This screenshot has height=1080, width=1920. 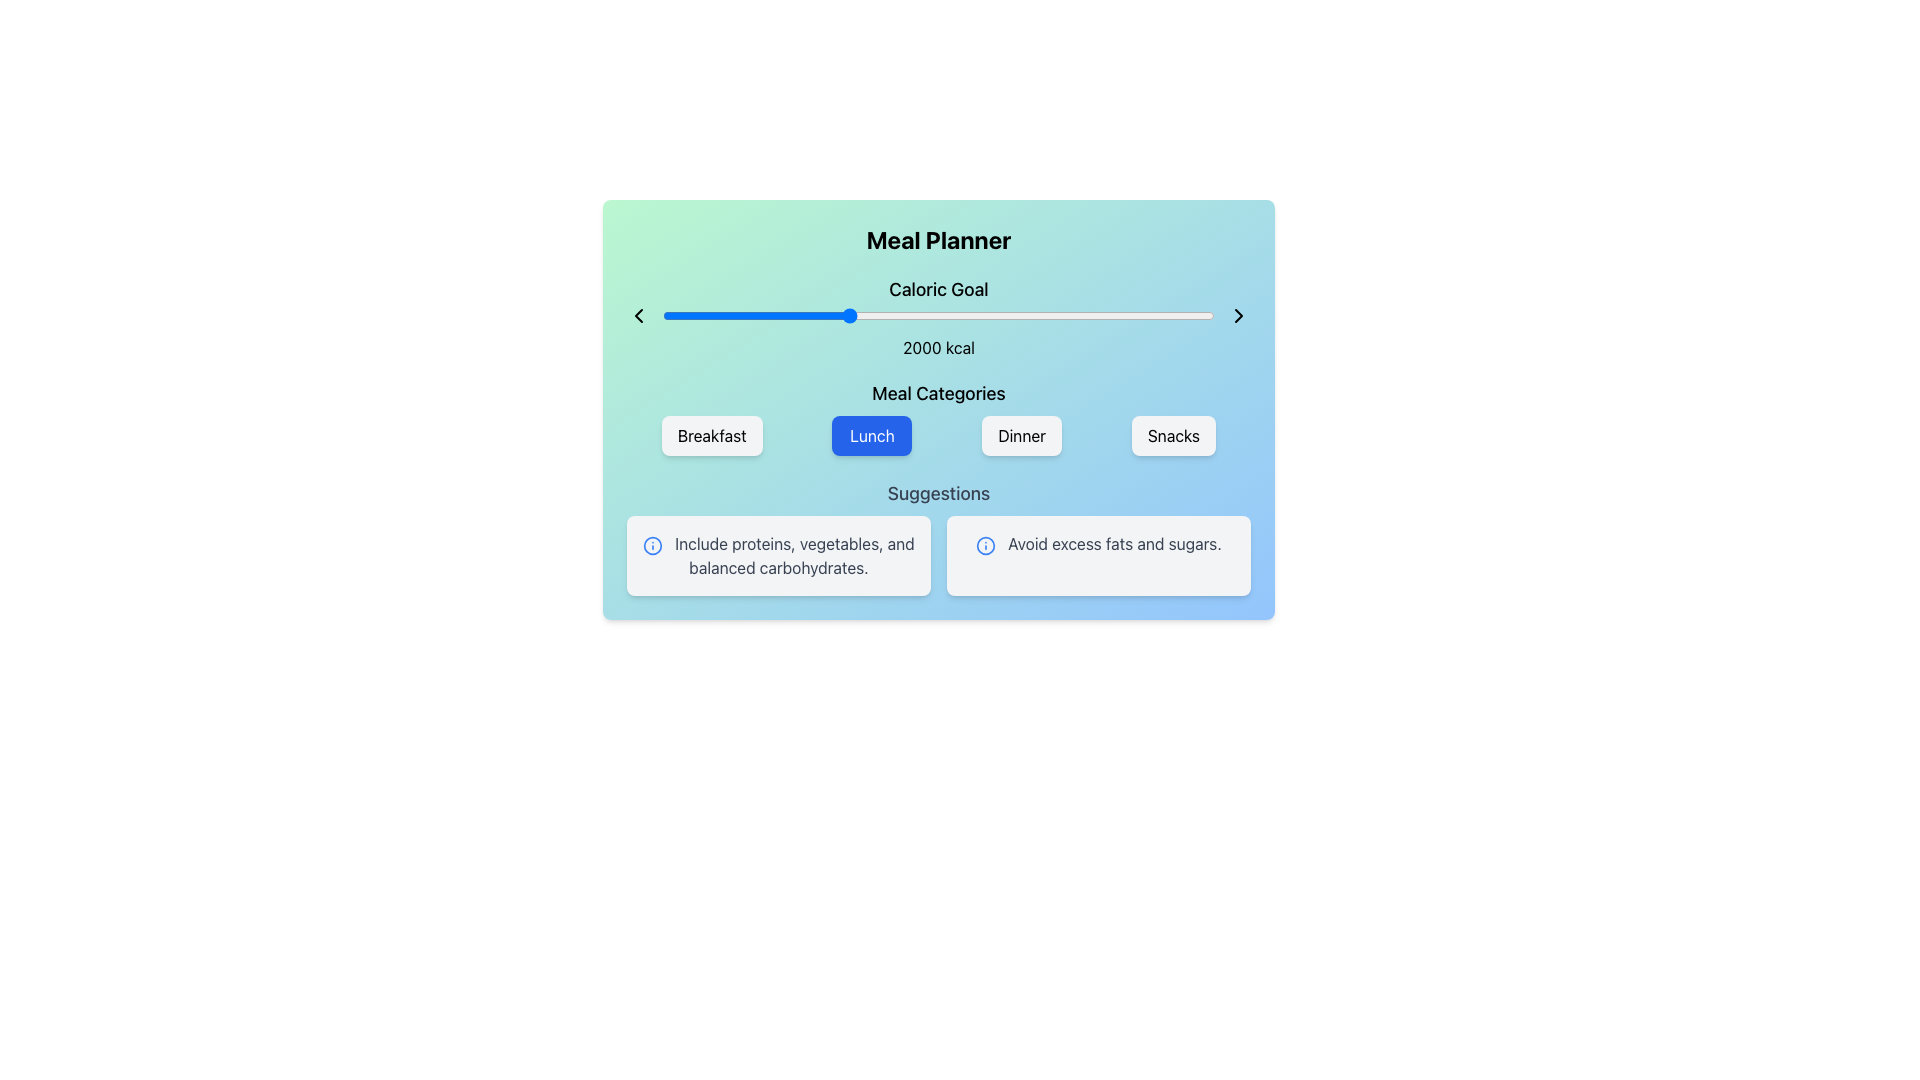 I want to click on Button group for meal category selection located beneath the caloric goal display in the 'Meal Planner' section, so click(x=938, y=416).